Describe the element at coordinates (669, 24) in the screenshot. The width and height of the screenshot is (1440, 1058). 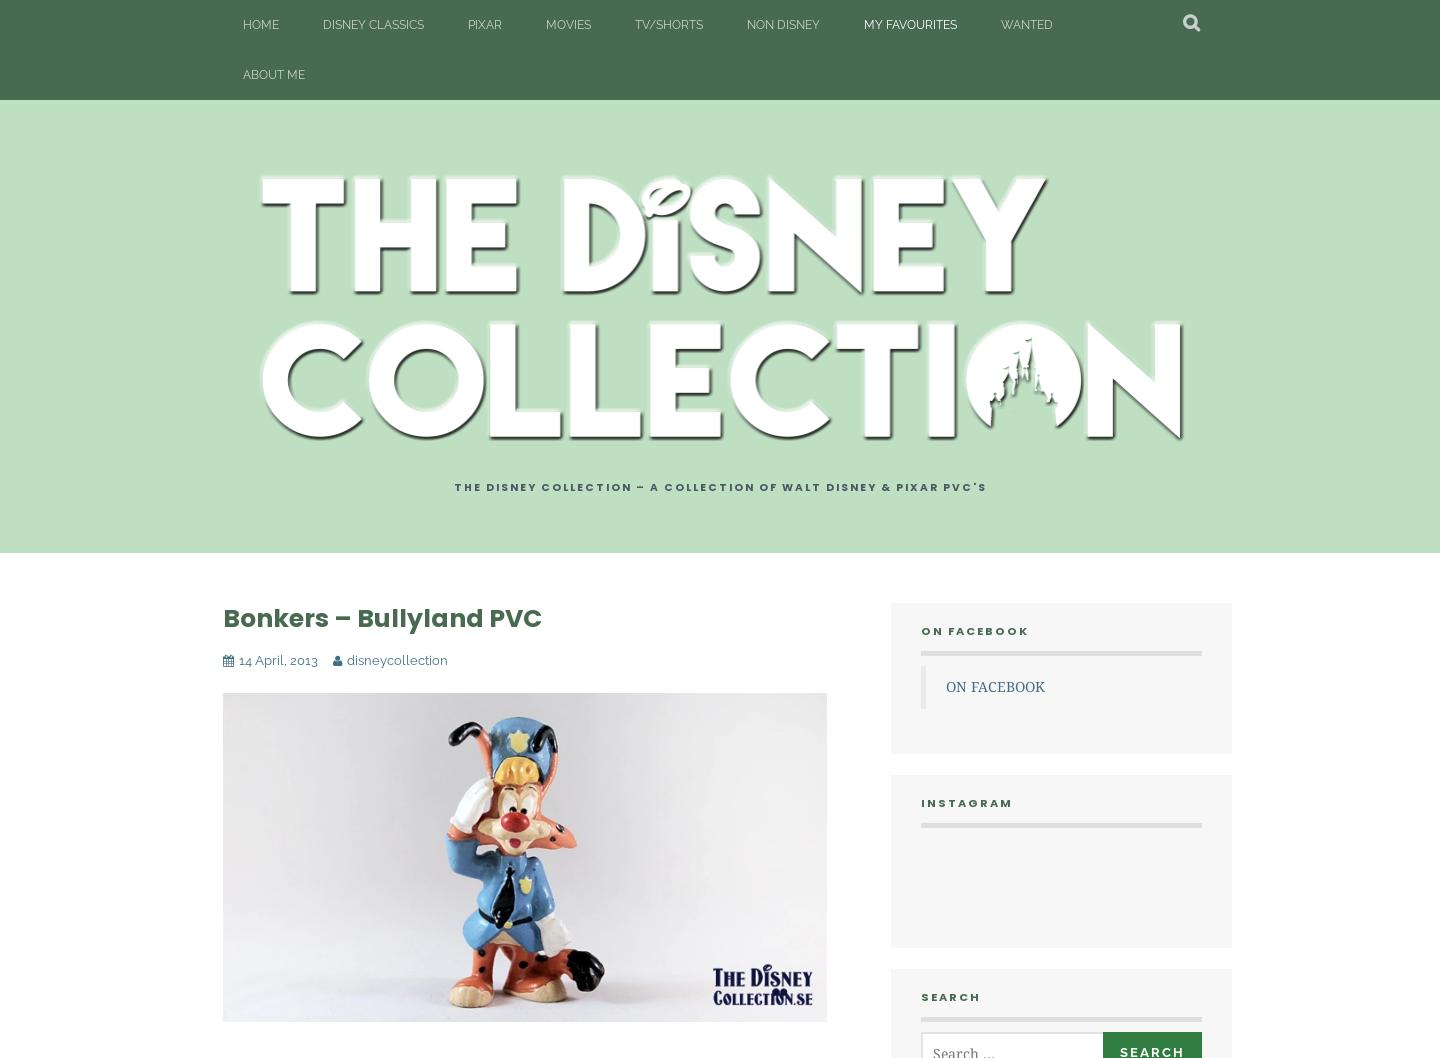
I see `'TV/Shorts'` at that location.